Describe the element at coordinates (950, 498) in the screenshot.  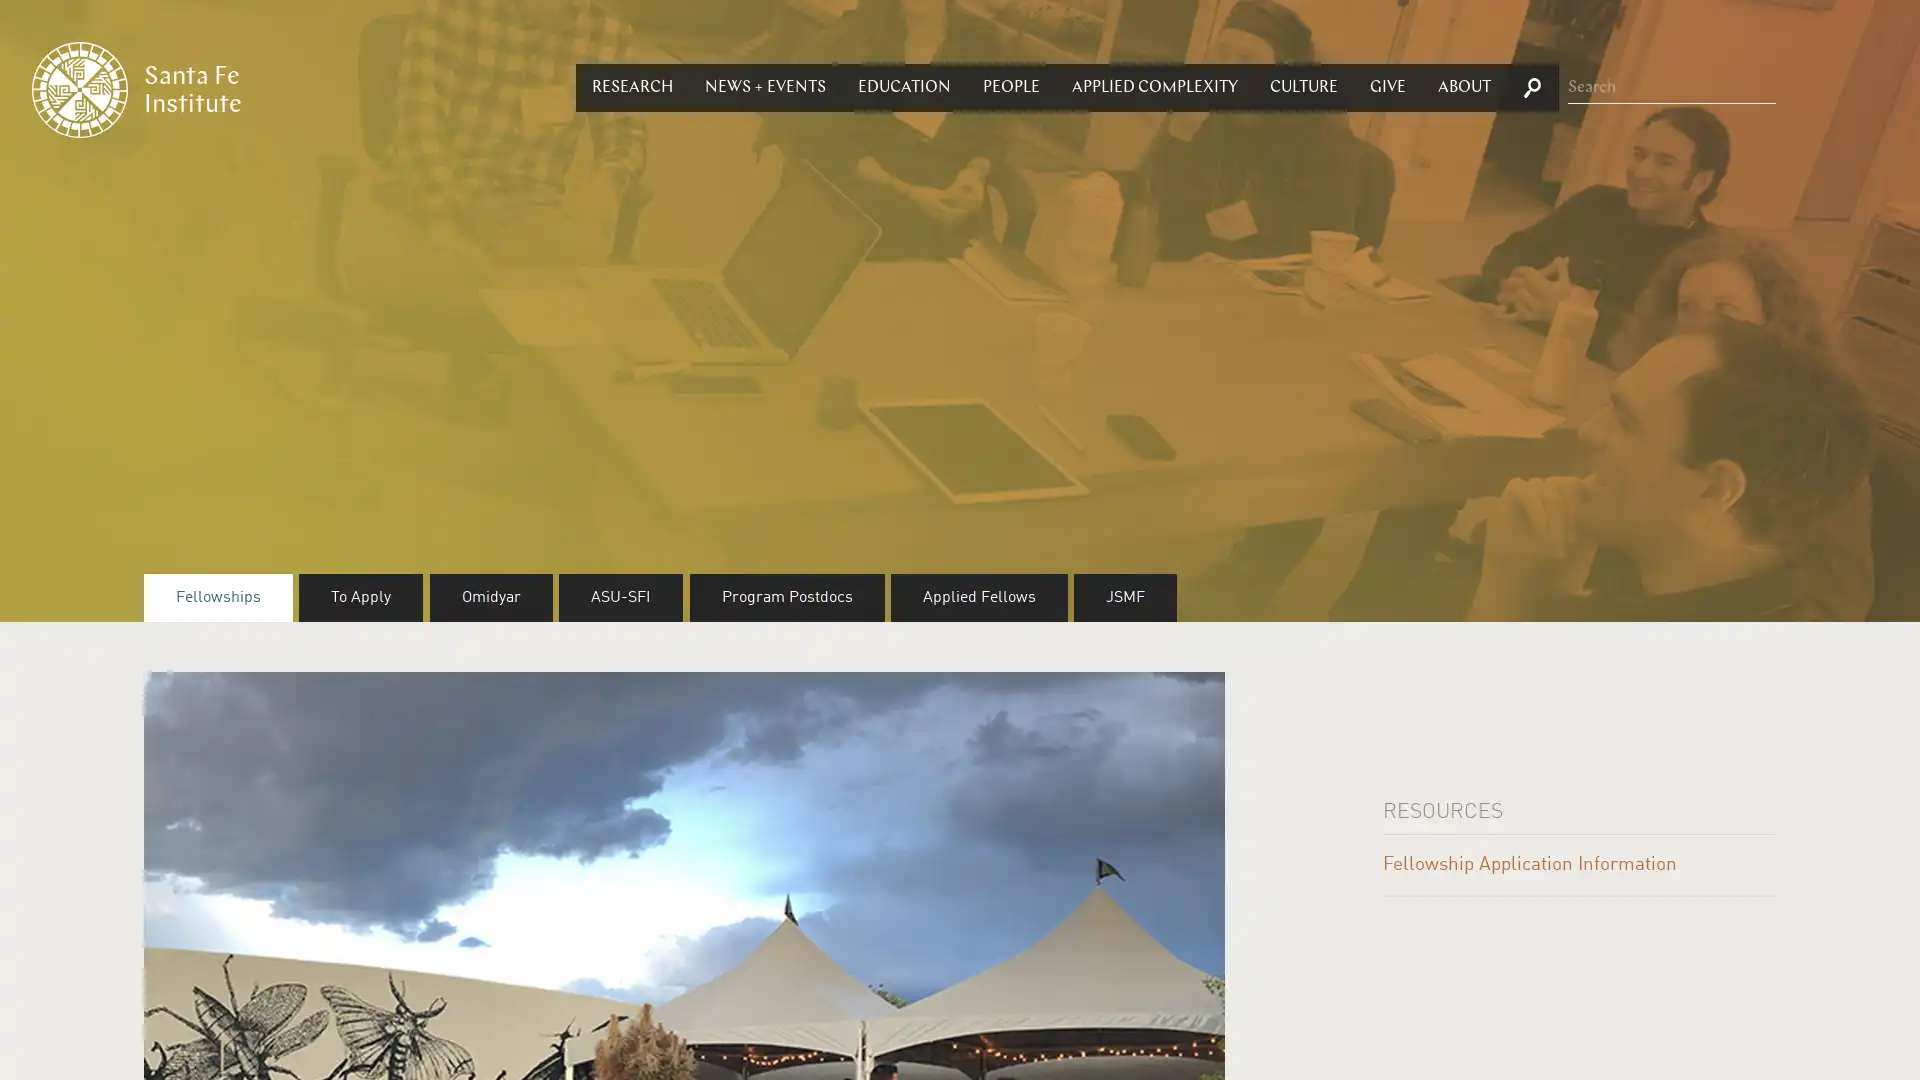
I see `Login` at that location.